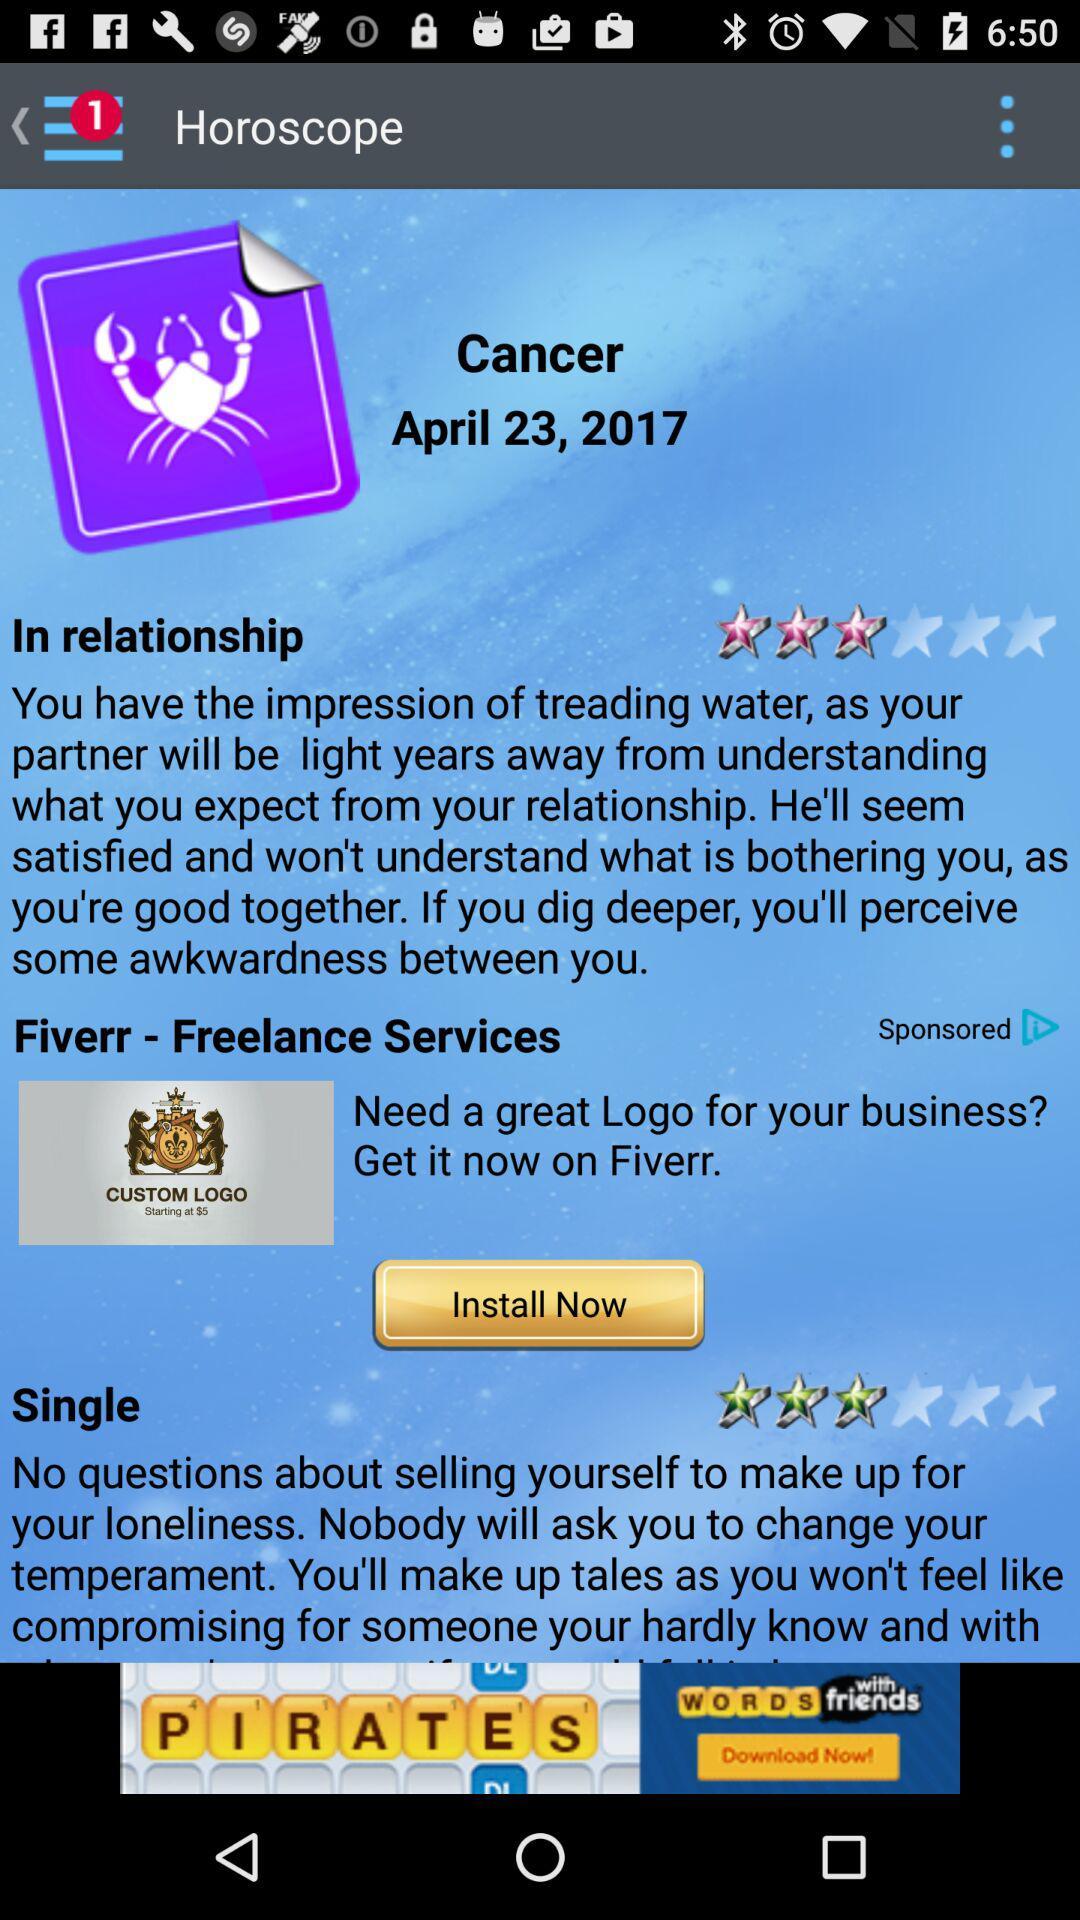 Image resolution: width=1080 pixels, height=1920 pixels. Describe the element at coordinates (175, 1162) in the screenshot. I see `the advertising app` at that location.